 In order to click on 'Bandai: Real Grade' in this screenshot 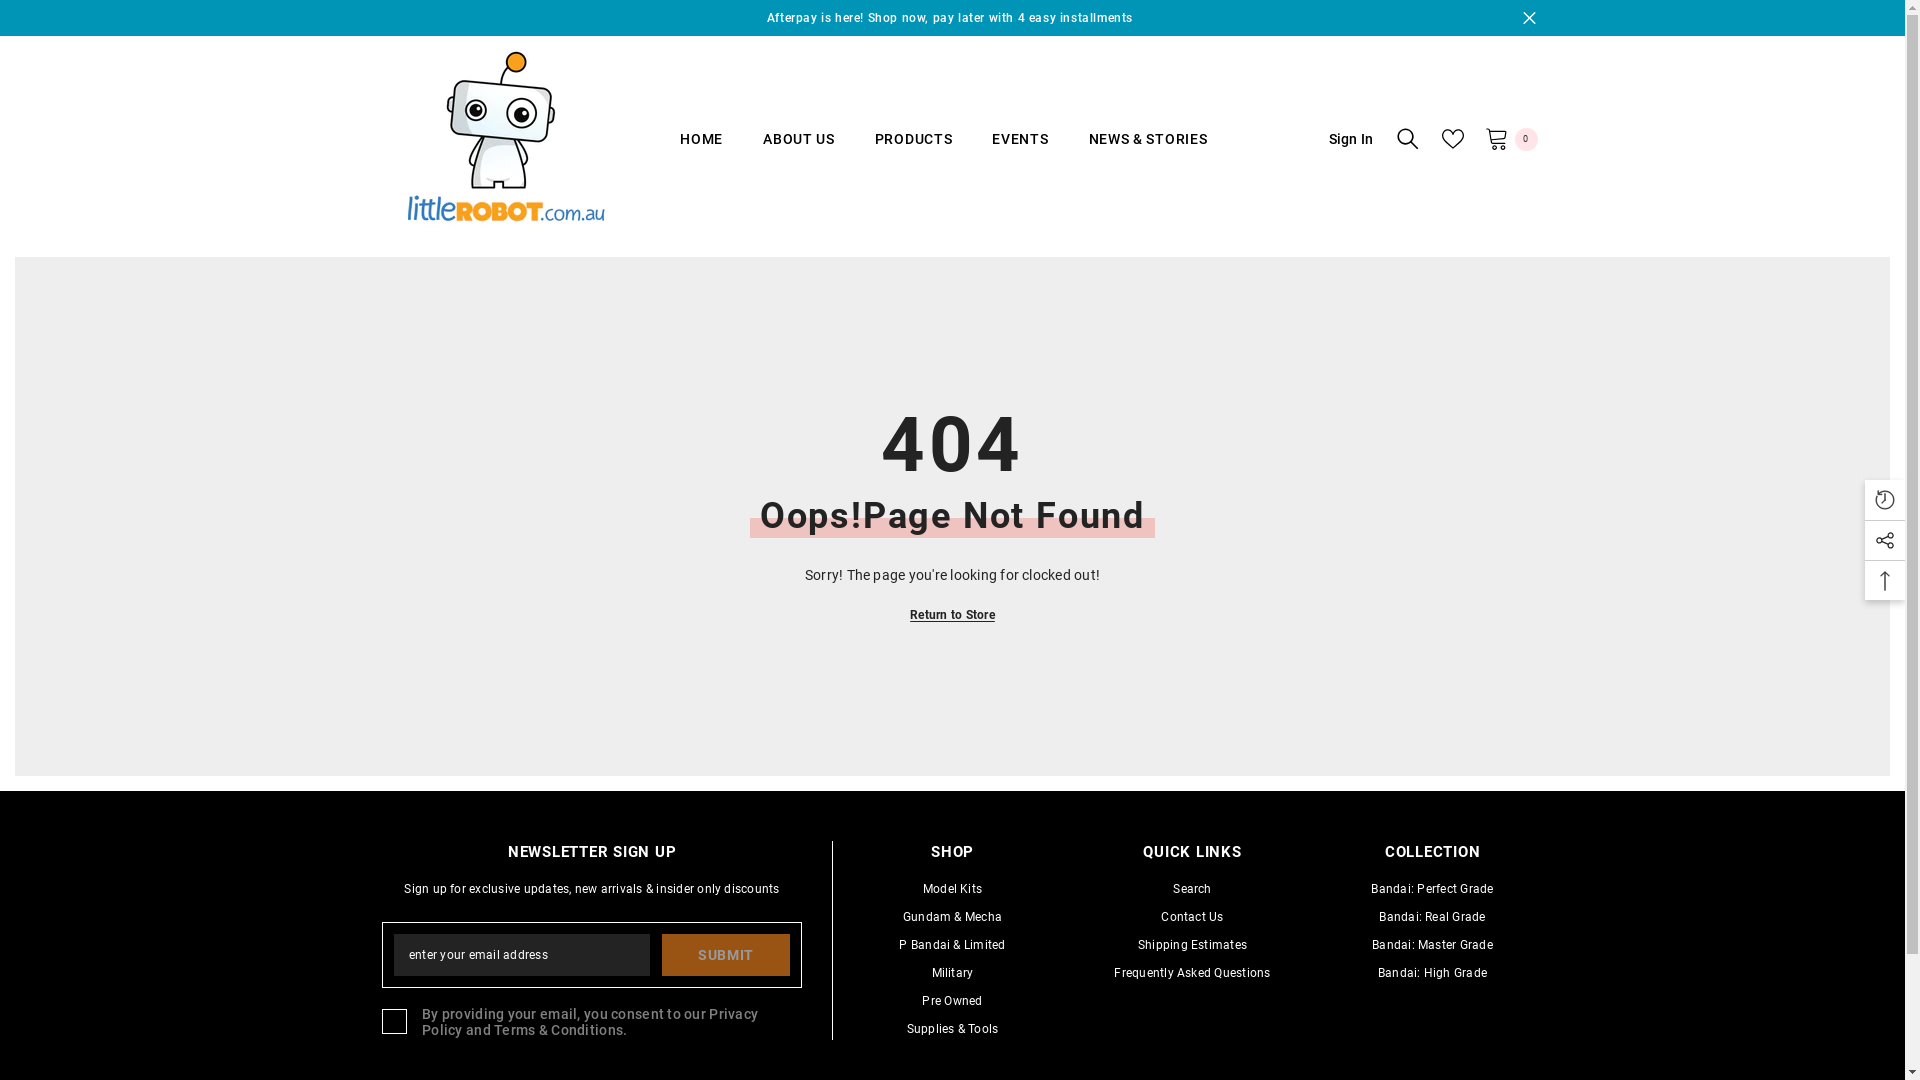, I will do `click(1430, 917)`.